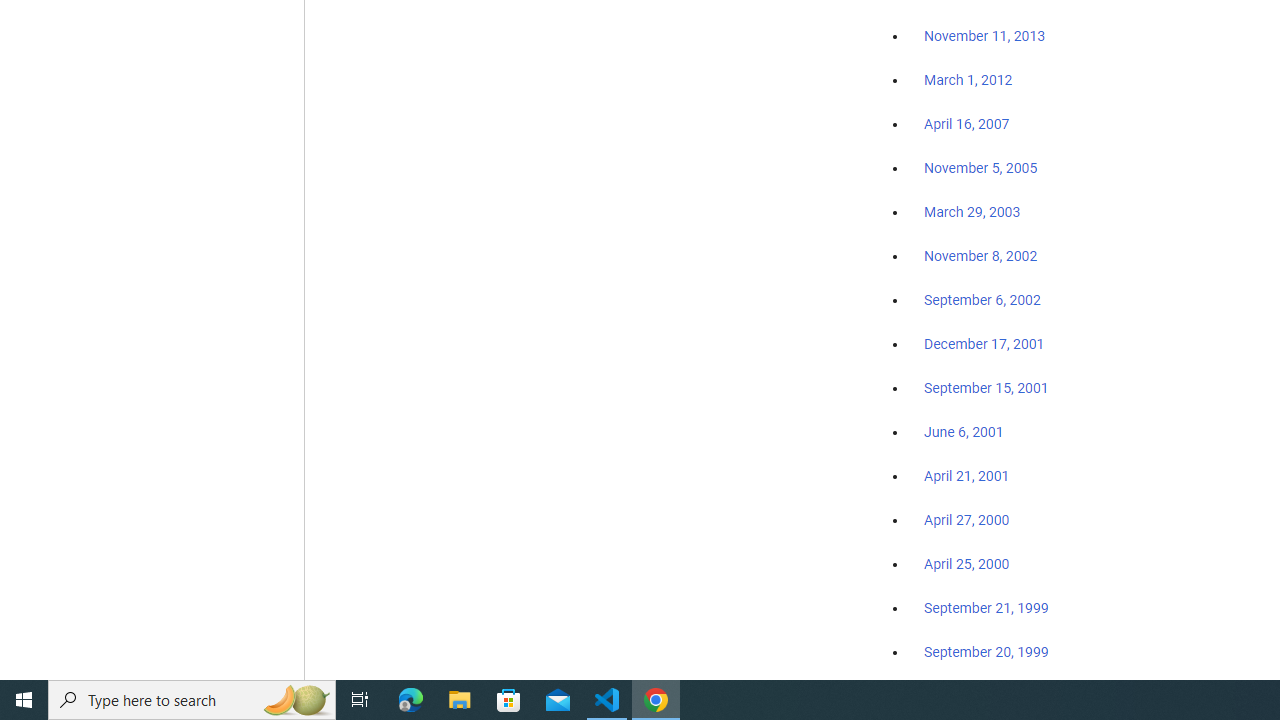 This screenshot has width=1280, height=720. What do you see at coordinates (967, 519) in the screenshot?
I see `'April 27, 2000'` at bounding box center [967, 519].